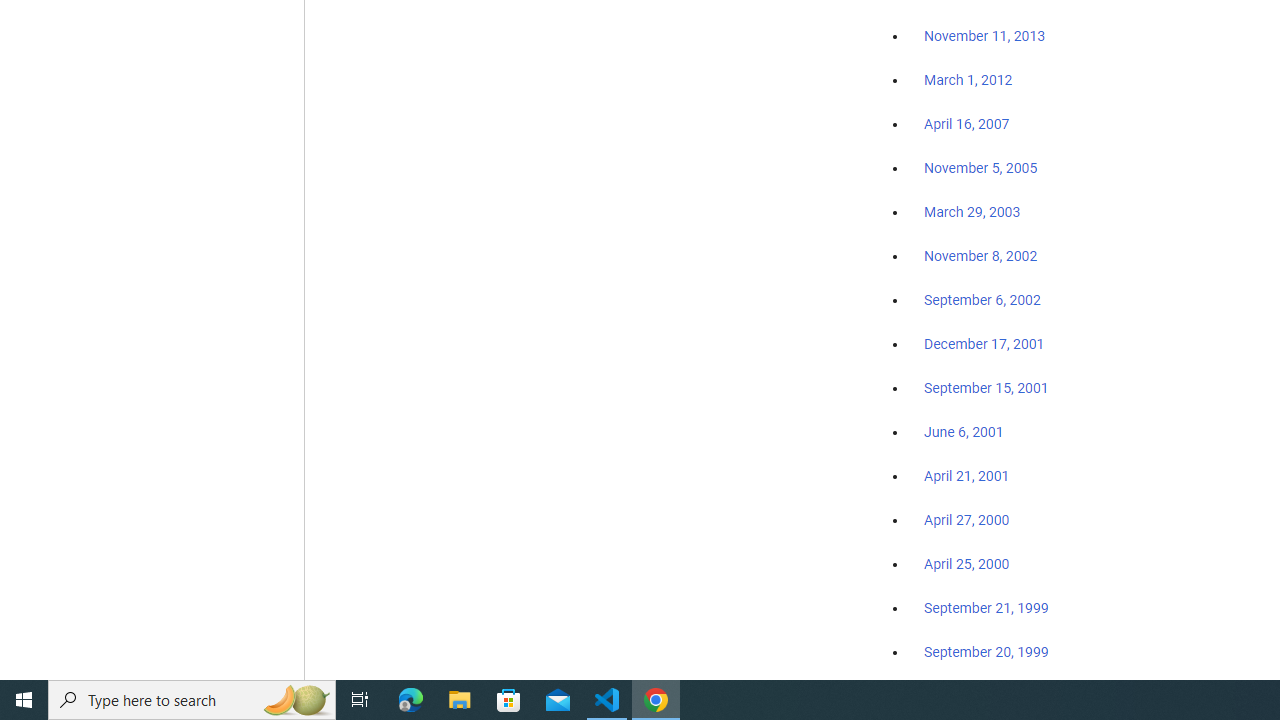 This screenshot has width=1280, height=720. What do you see at coordinates (967, 519) in the screenshot?
I see `'April 27, 2000'` at bounding box center [967, 519].